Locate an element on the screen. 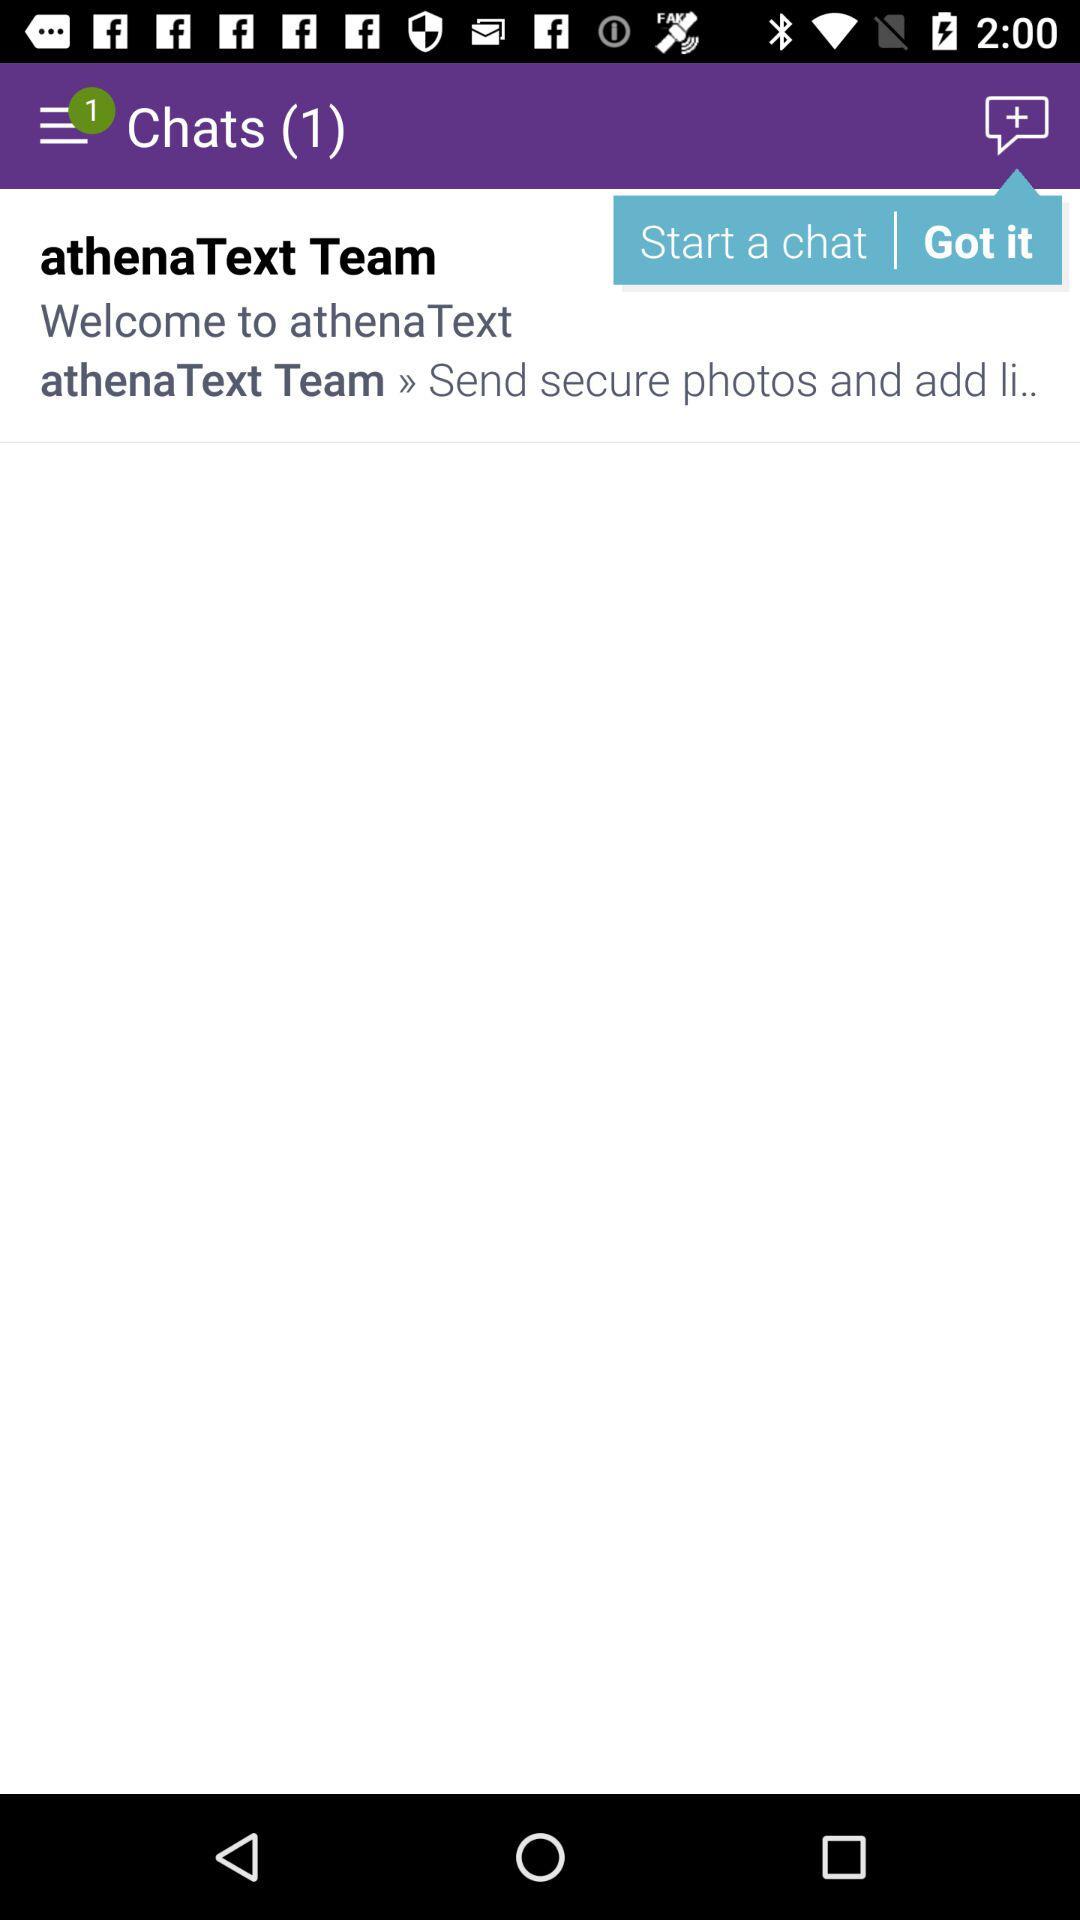 The height and width of the screenshot is (1920, 1080). menu is located at coordinates (61, 124).